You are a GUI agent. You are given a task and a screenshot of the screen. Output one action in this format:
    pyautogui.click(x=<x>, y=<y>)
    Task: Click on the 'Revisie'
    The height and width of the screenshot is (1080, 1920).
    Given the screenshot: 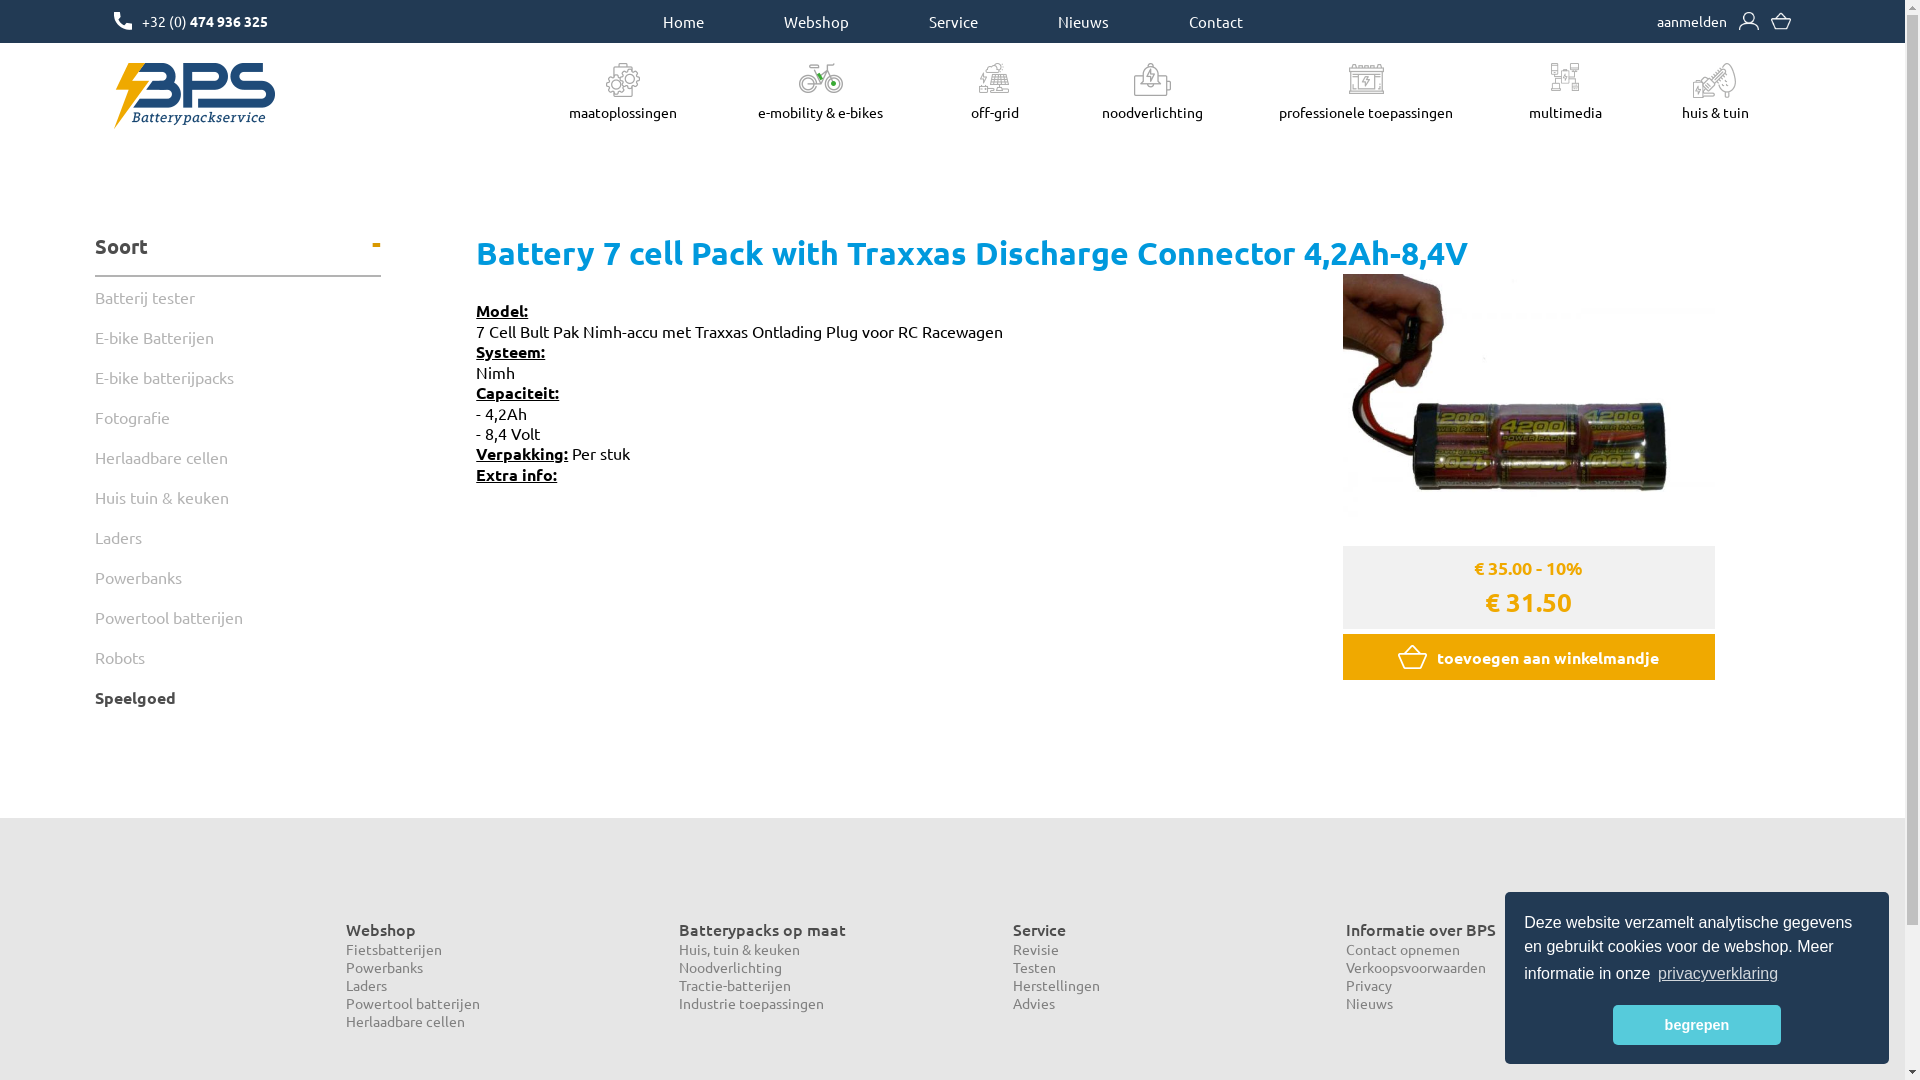 What is the action you would take?
    pyautogui.click(x=1035, y=947)
    